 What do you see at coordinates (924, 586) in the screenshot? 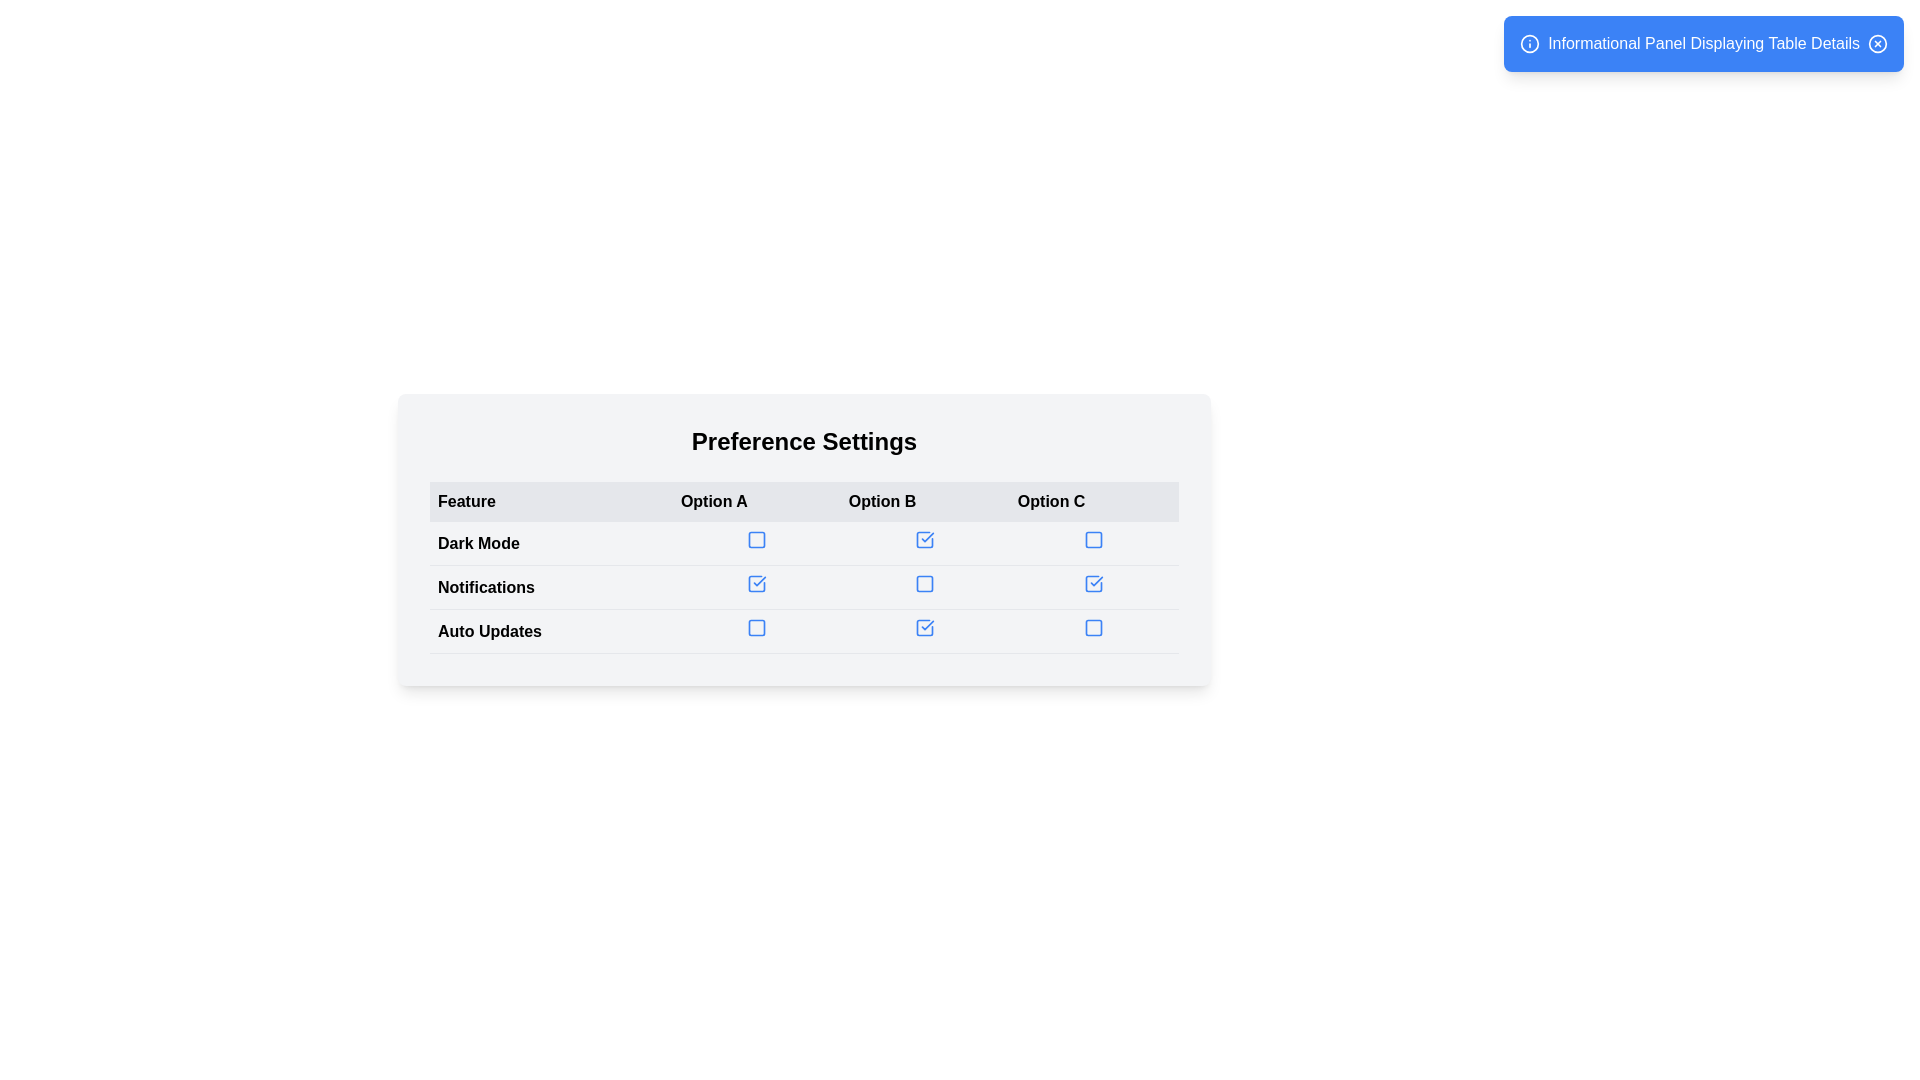
I see `the empty checkbox with a blue border located in the 'Option B' column of the 'Notifications' row in the preference settings table` at bounding box center [924, 586].